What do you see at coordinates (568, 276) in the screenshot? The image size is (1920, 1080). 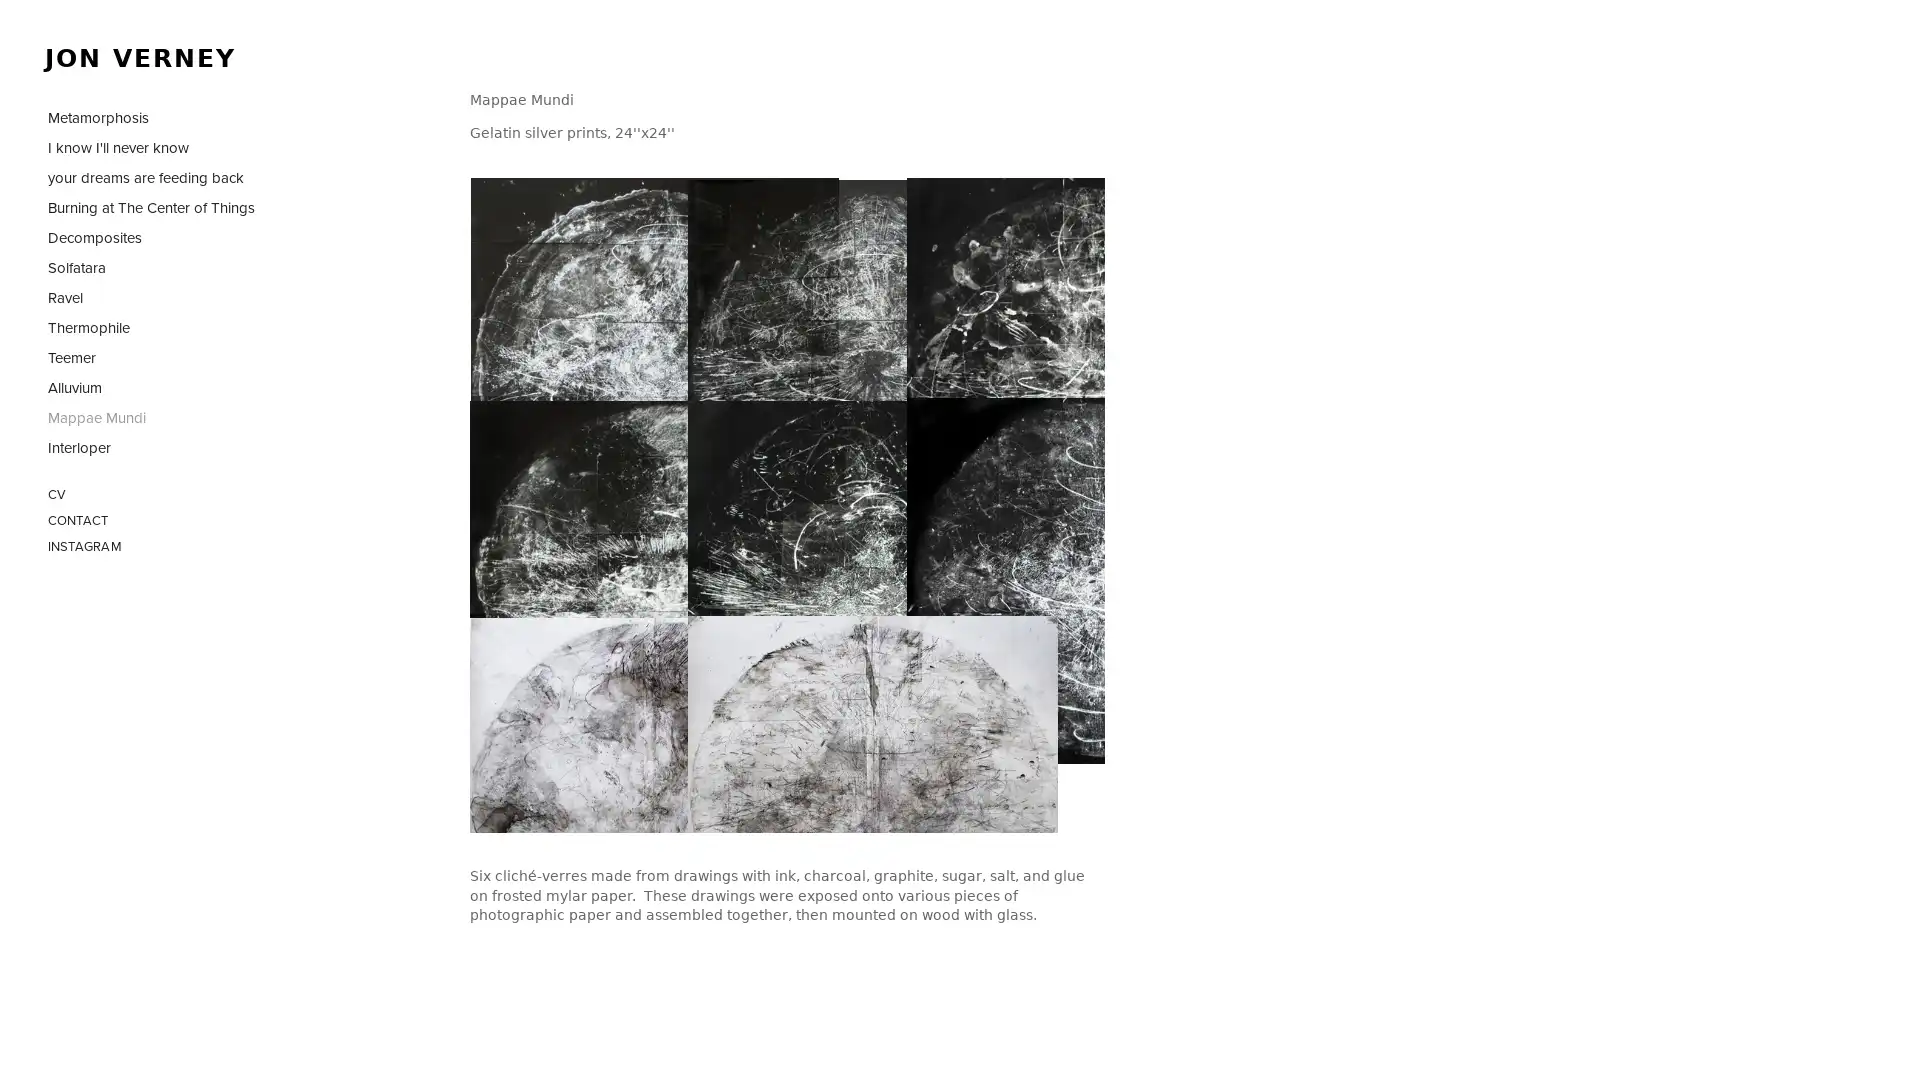 I see `View fullsize mundi8.jpg` at bounding box center [568, 276].